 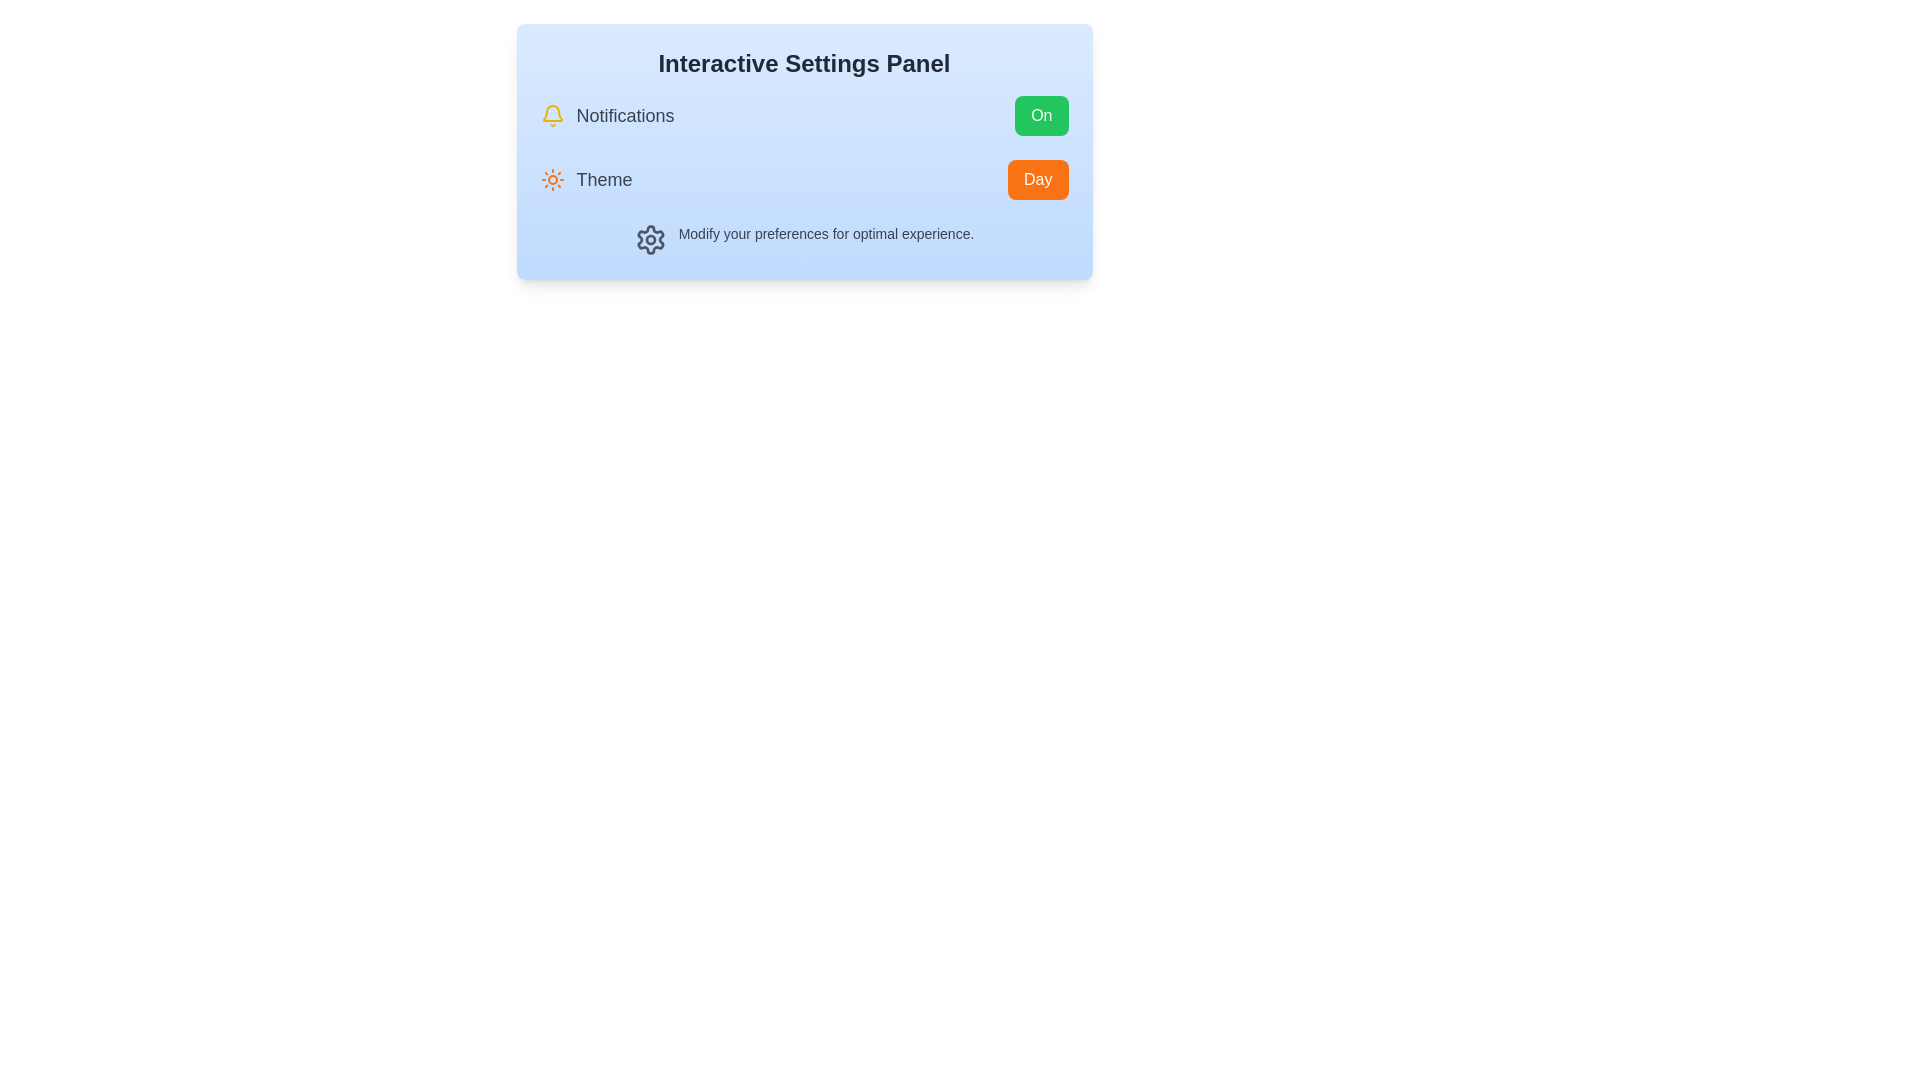 What do you see at coordinates (650, 238) in the screenshot?
I see `the gear icon located in the bottom-left portion of the settings panel` at bounding box center [650, 238].